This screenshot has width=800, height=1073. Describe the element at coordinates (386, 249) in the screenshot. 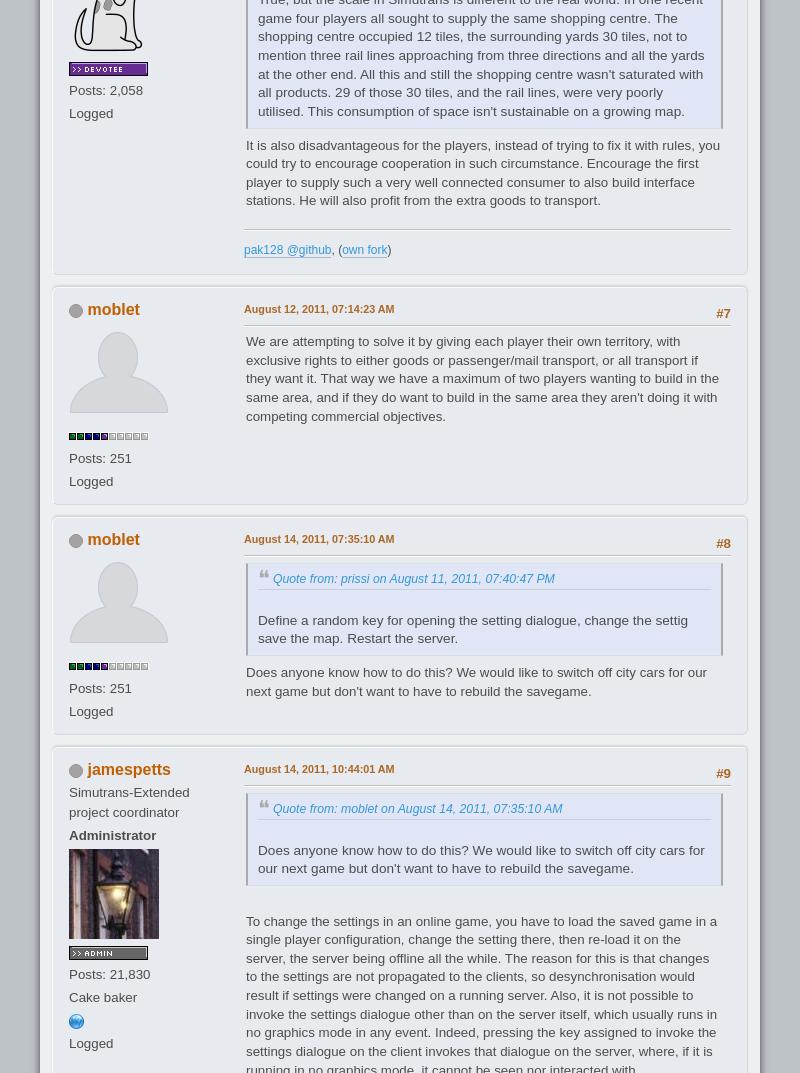

I see `')'` at that location.